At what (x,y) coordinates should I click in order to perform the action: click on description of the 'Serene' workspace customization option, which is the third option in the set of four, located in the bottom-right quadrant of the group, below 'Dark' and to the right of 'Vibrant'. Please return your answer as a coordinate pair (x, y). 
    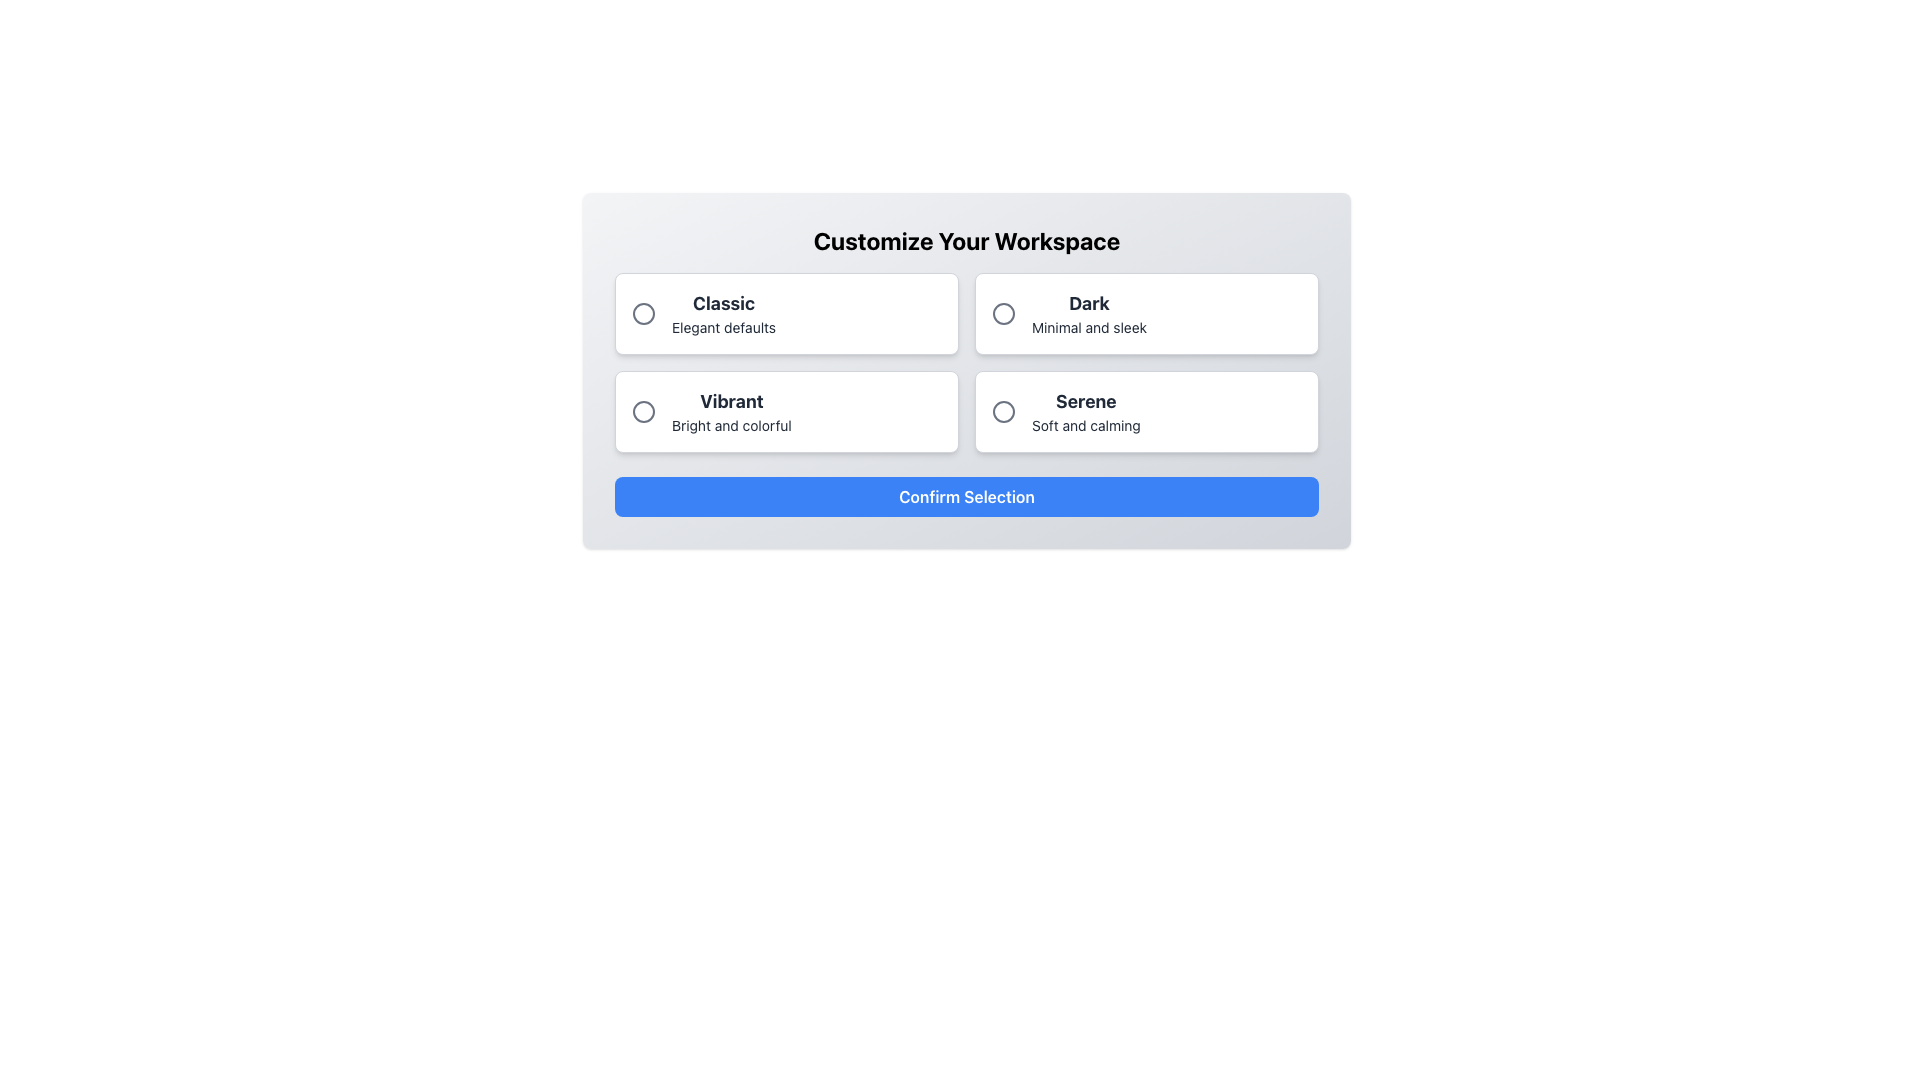
    Looking at the image, I should click on (1085, 411).